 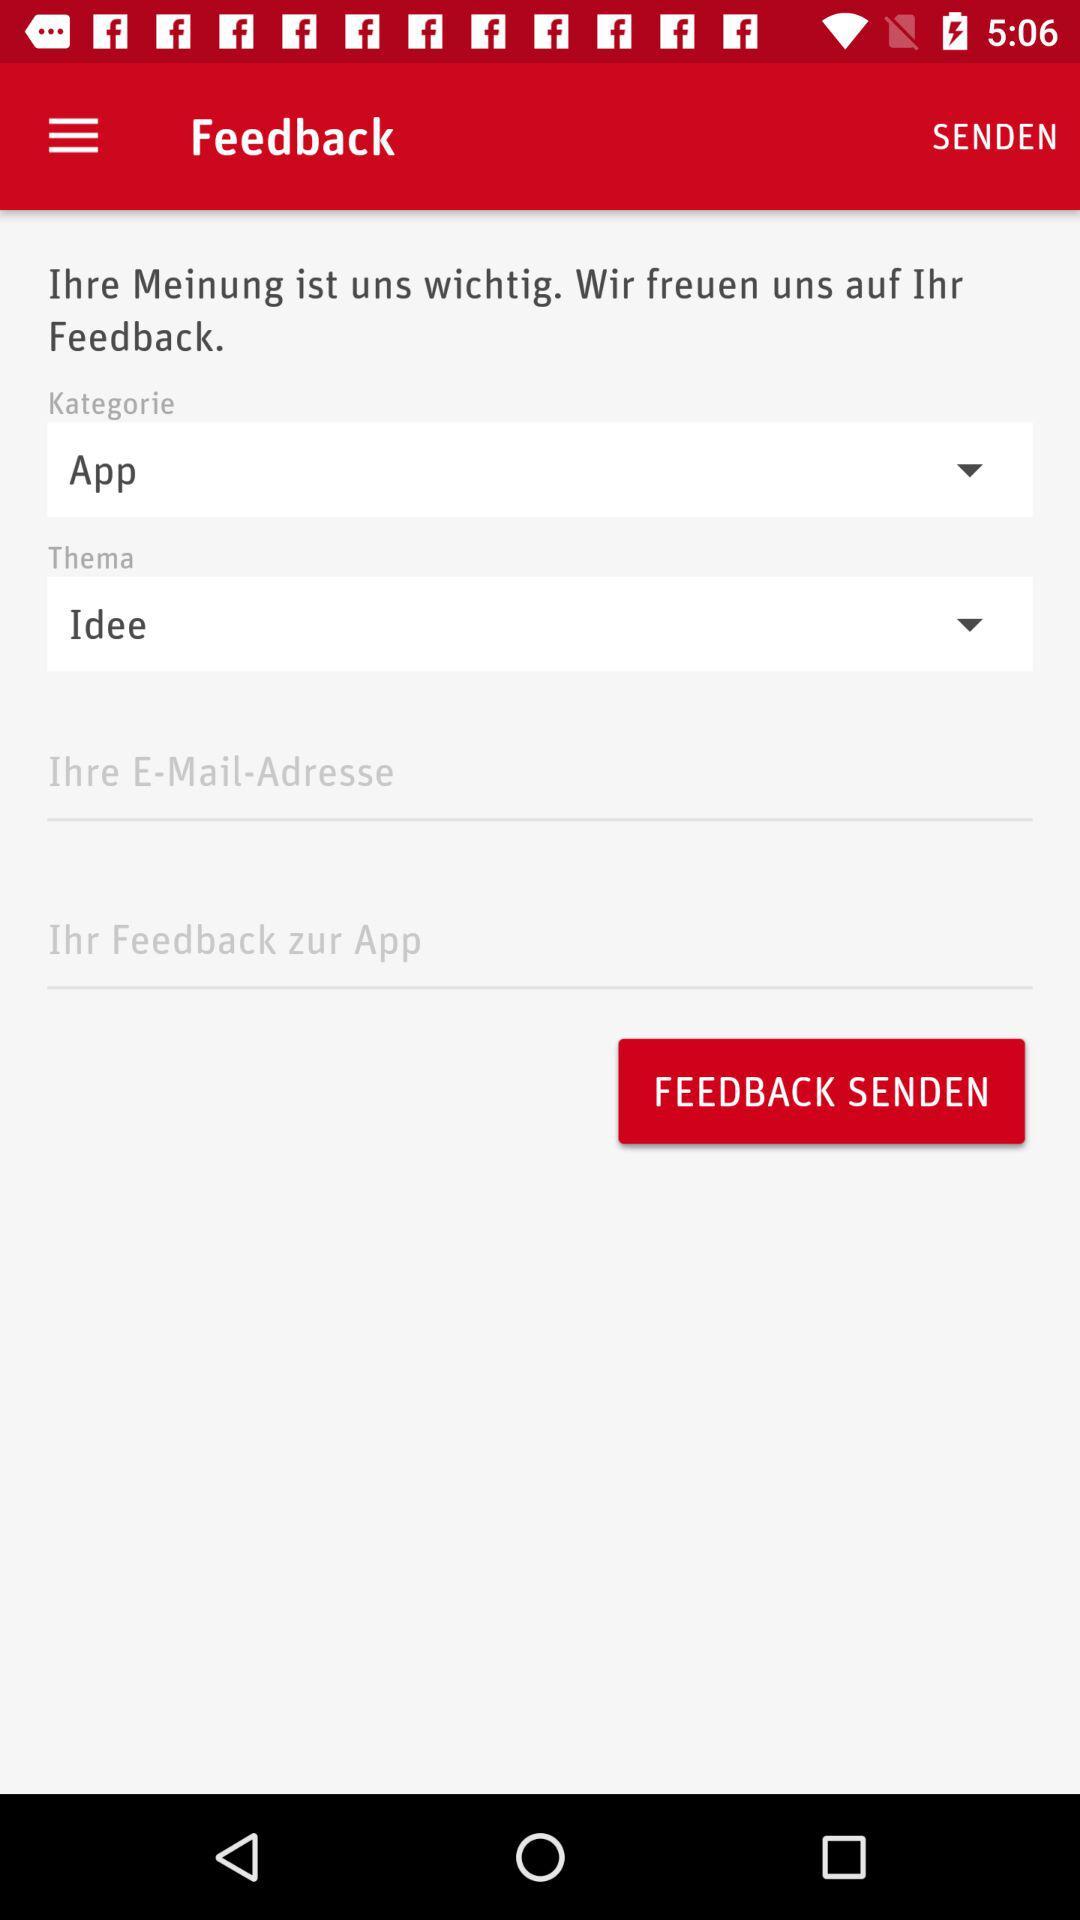 What do you see at coordinates (821, 1090) in the screenshot?
I see `the feedback senden icon` at bounding box center [821, 1090].